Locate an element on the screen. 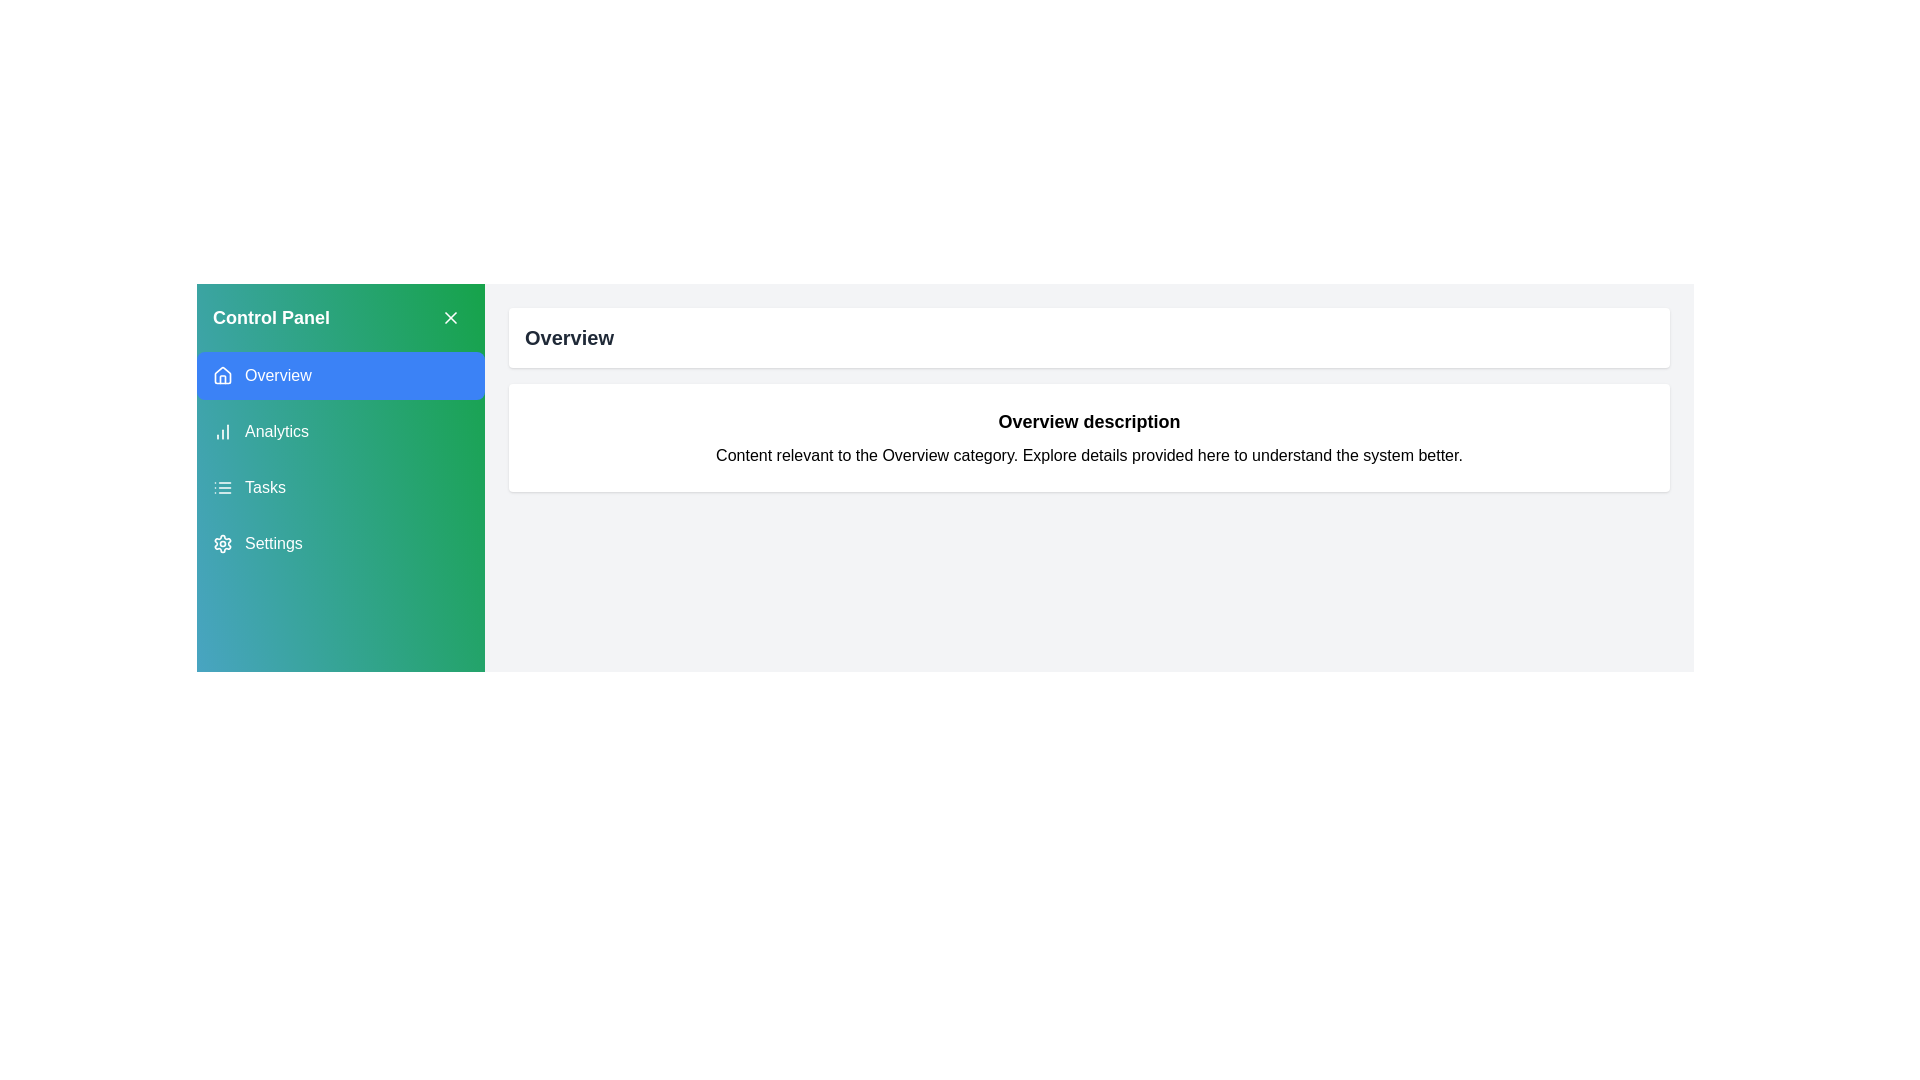 The width and height of the screenshot is (1920, 1080). the category Overview in the drawer menu is located at coordinates (340, 375).